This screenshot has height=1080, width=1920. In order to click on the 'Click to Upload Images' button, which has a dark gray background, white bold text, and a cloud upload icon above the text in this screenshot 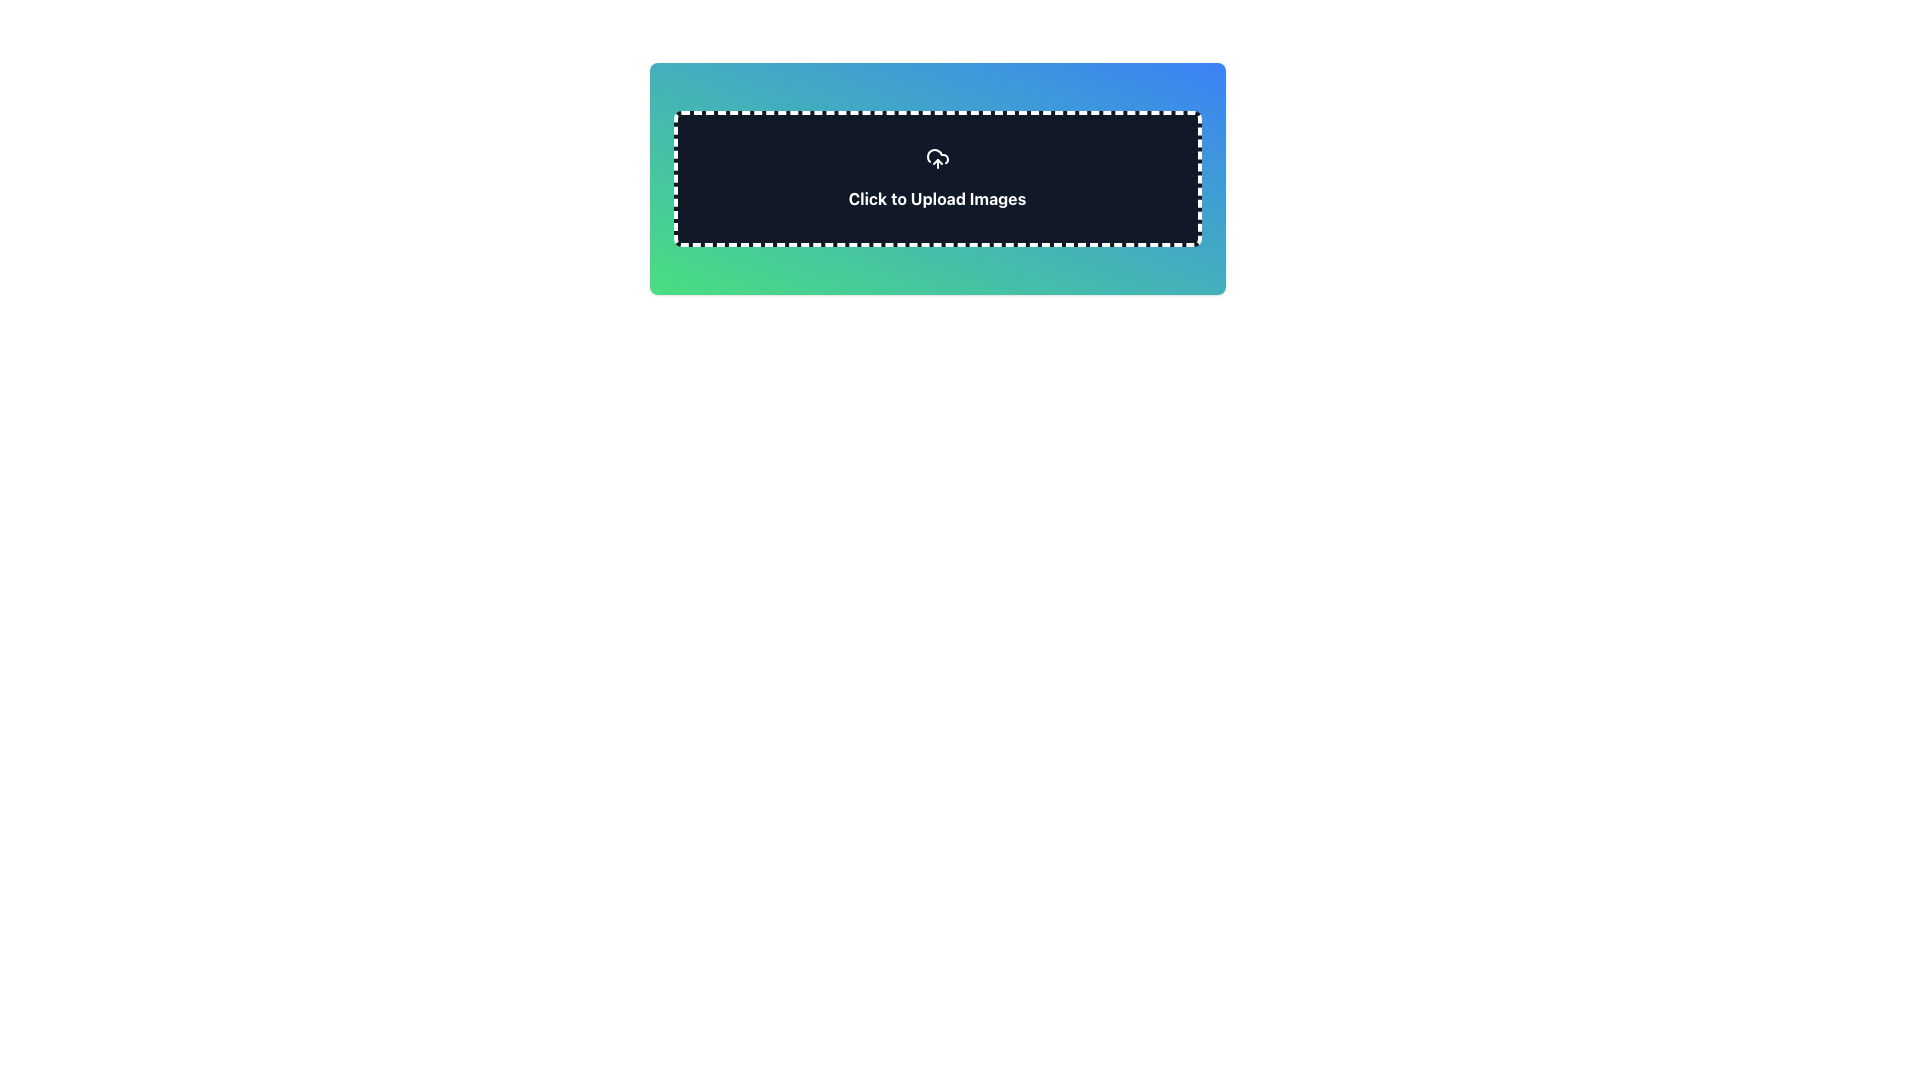, I will do `click(936, 177)`.